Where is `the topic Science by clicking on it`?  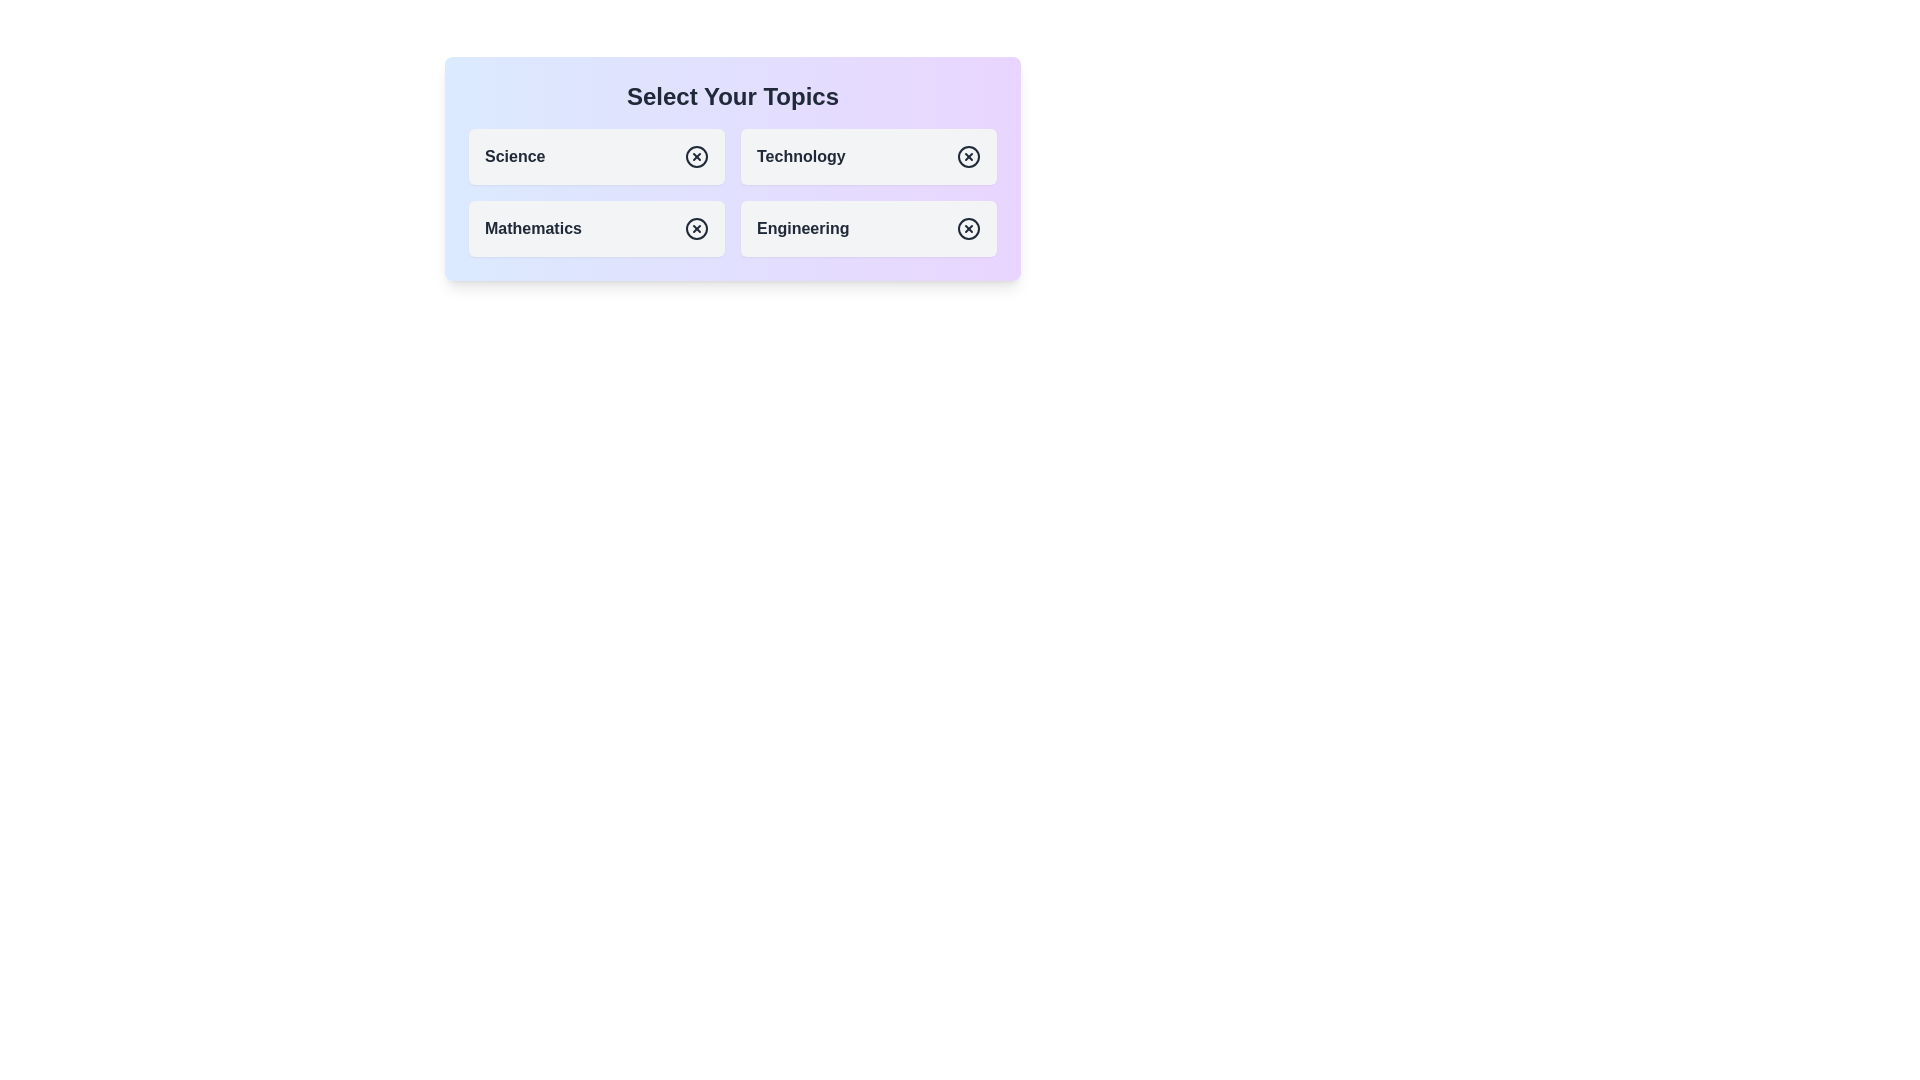
the topic Science by clicking on it is located at coordinates (595, 156).